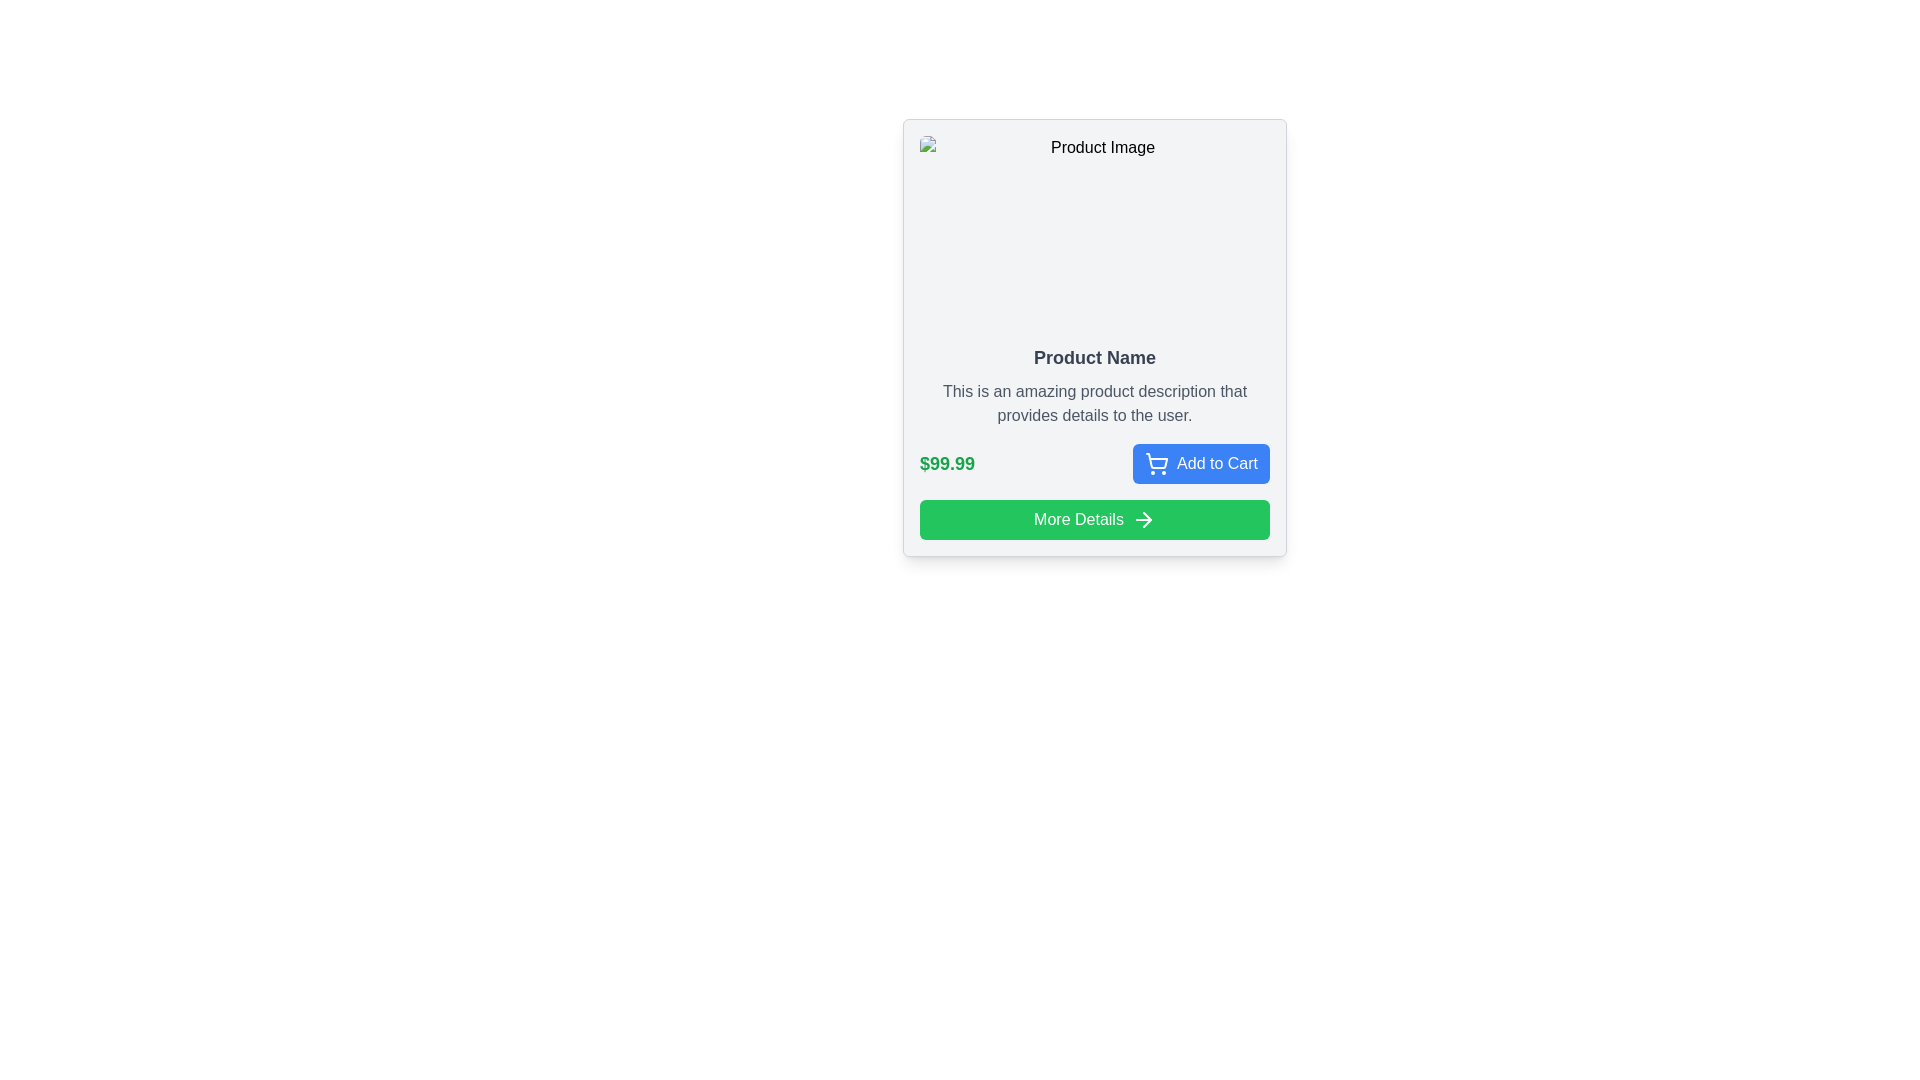  I want to click on the bold, dark gray header text labeled 'Product Name', which is prominently displayed in a larger font size within the product card layout, so click(1093, 357).